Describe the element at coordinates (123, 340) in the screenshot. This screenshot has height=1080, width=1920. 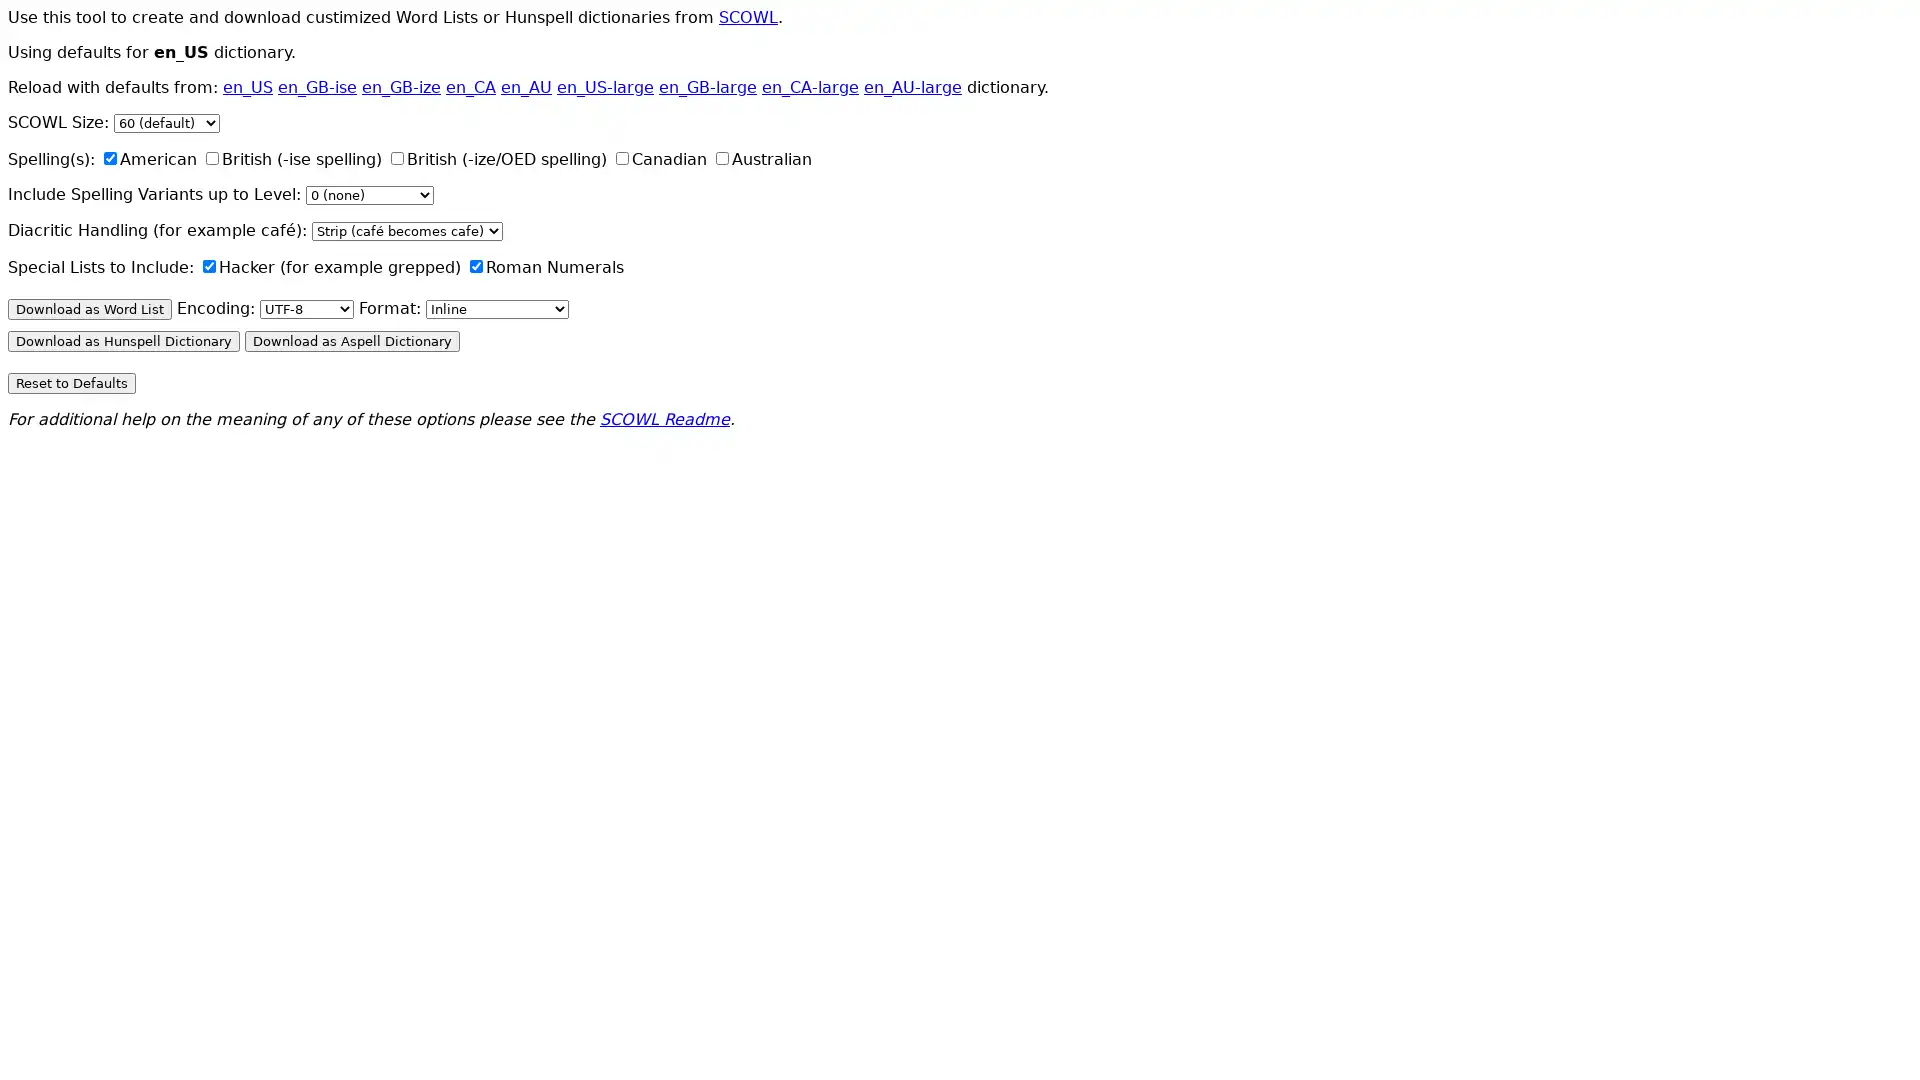
I see `Download as Hunspell Dictionary` at that location.